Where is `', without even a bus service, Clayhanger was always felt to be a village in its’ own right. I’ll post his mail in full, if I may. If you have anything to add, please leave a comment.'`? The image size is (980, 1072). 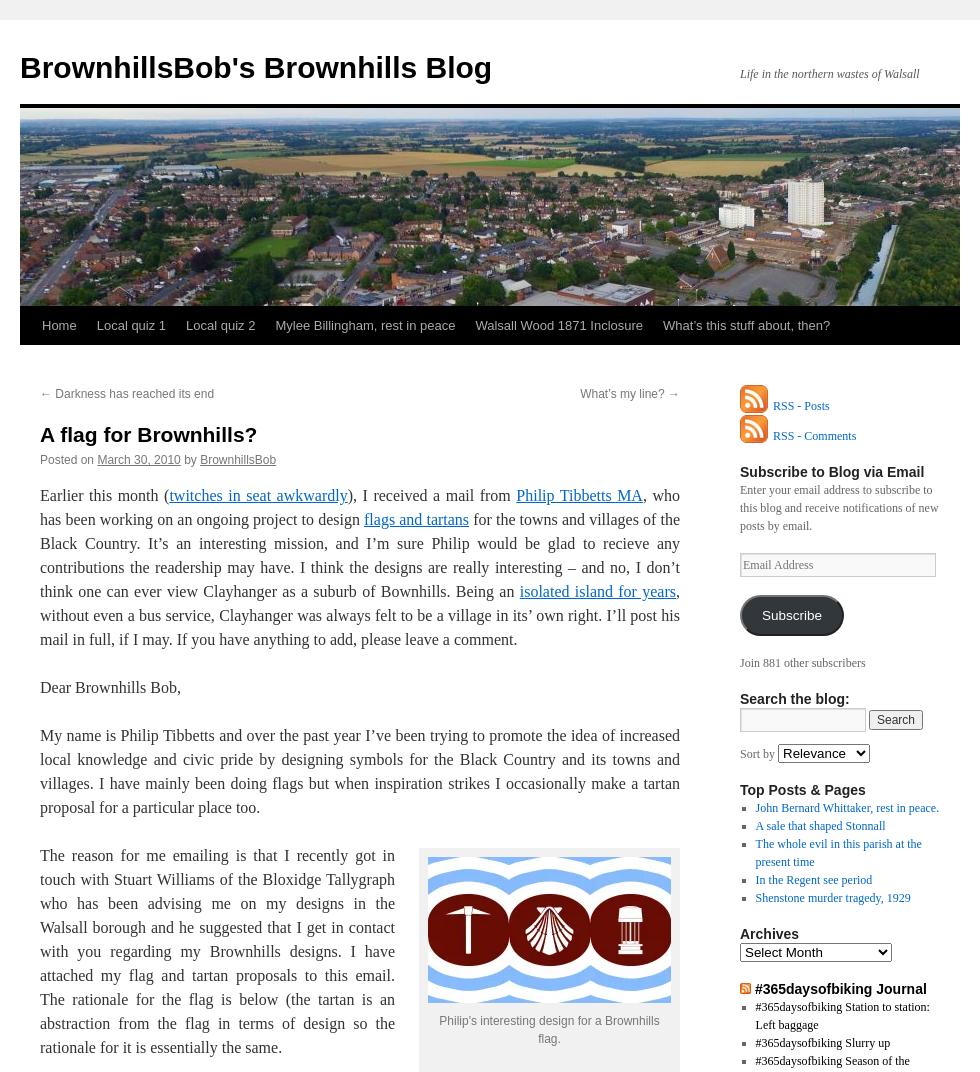
', without even a bus service, Clayhanger was always felt to be a village in its’ own right. I’ll post his mail in full, if I may. If you have anything to add, please leave a comment.' is located at coordinates (359, 615).